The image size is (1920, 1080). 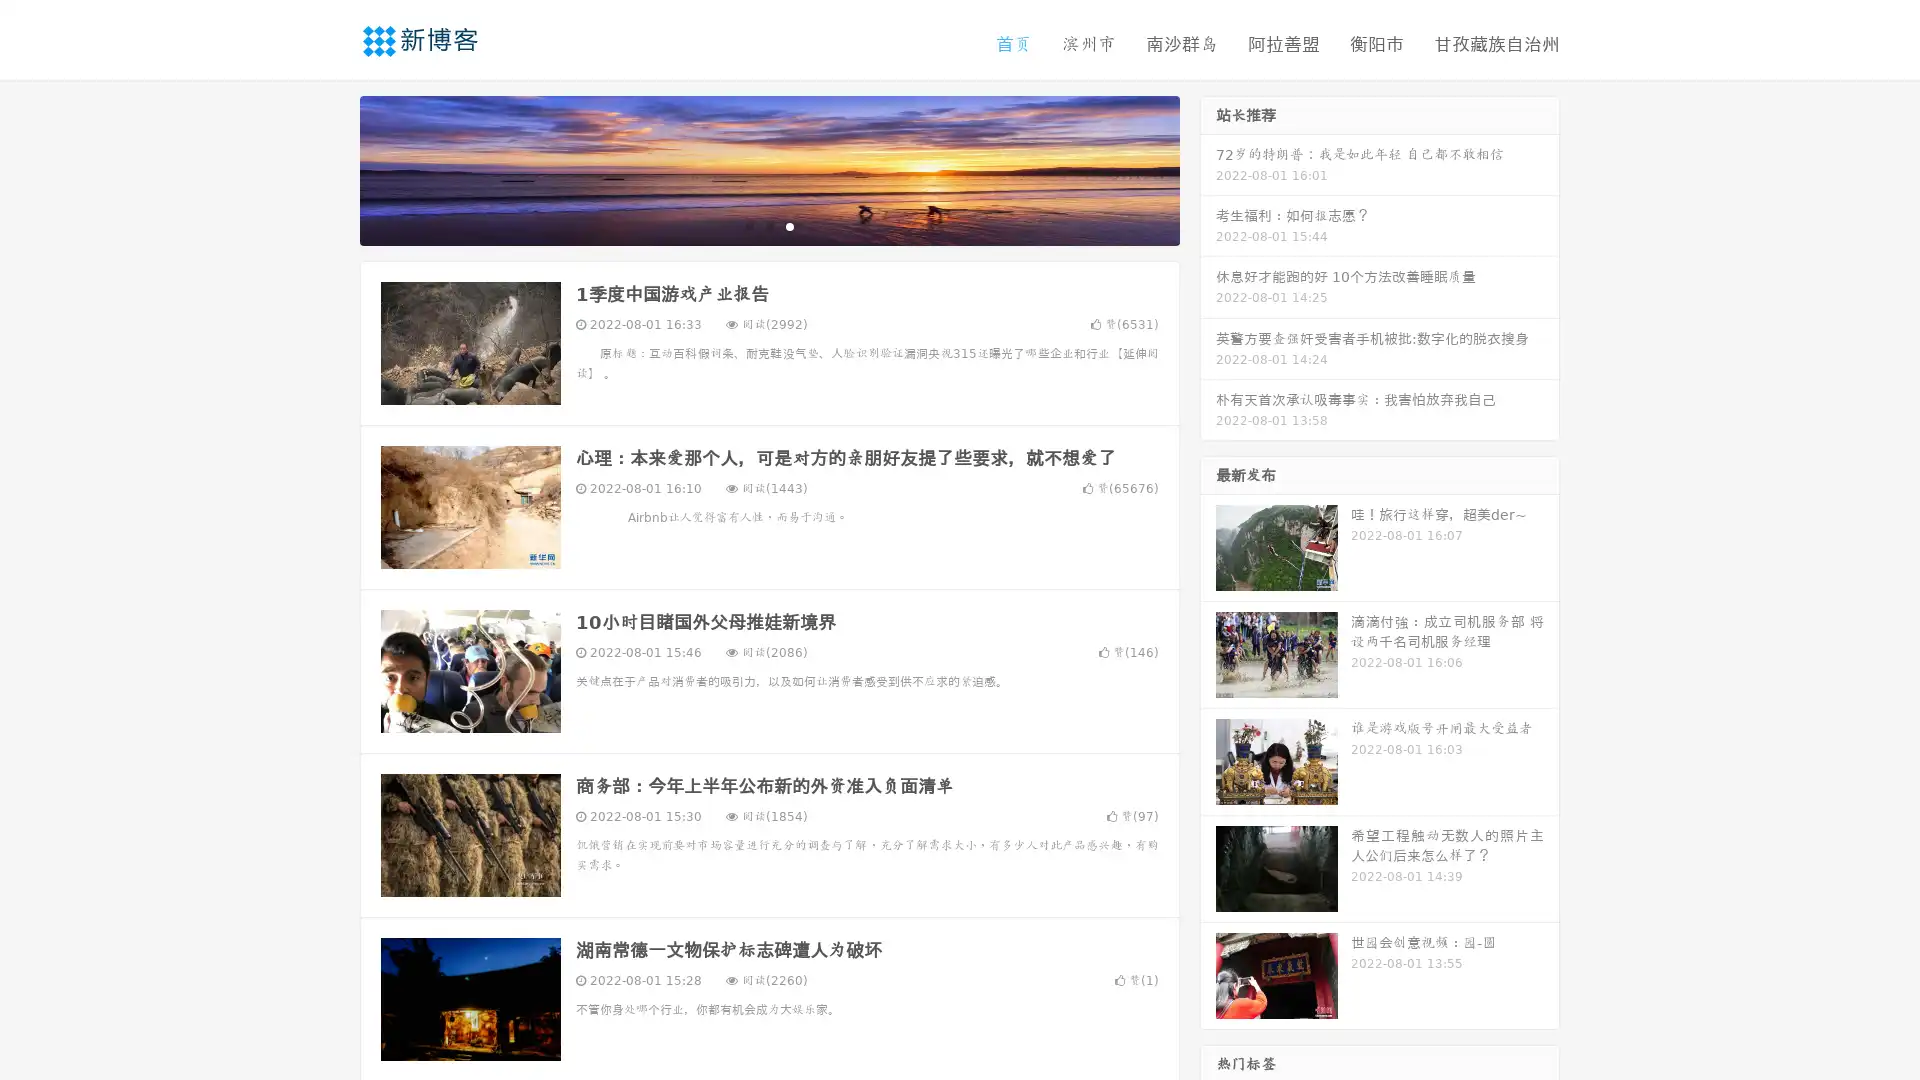 I want to click on Go to slide 2, so click(x=768, y=225).